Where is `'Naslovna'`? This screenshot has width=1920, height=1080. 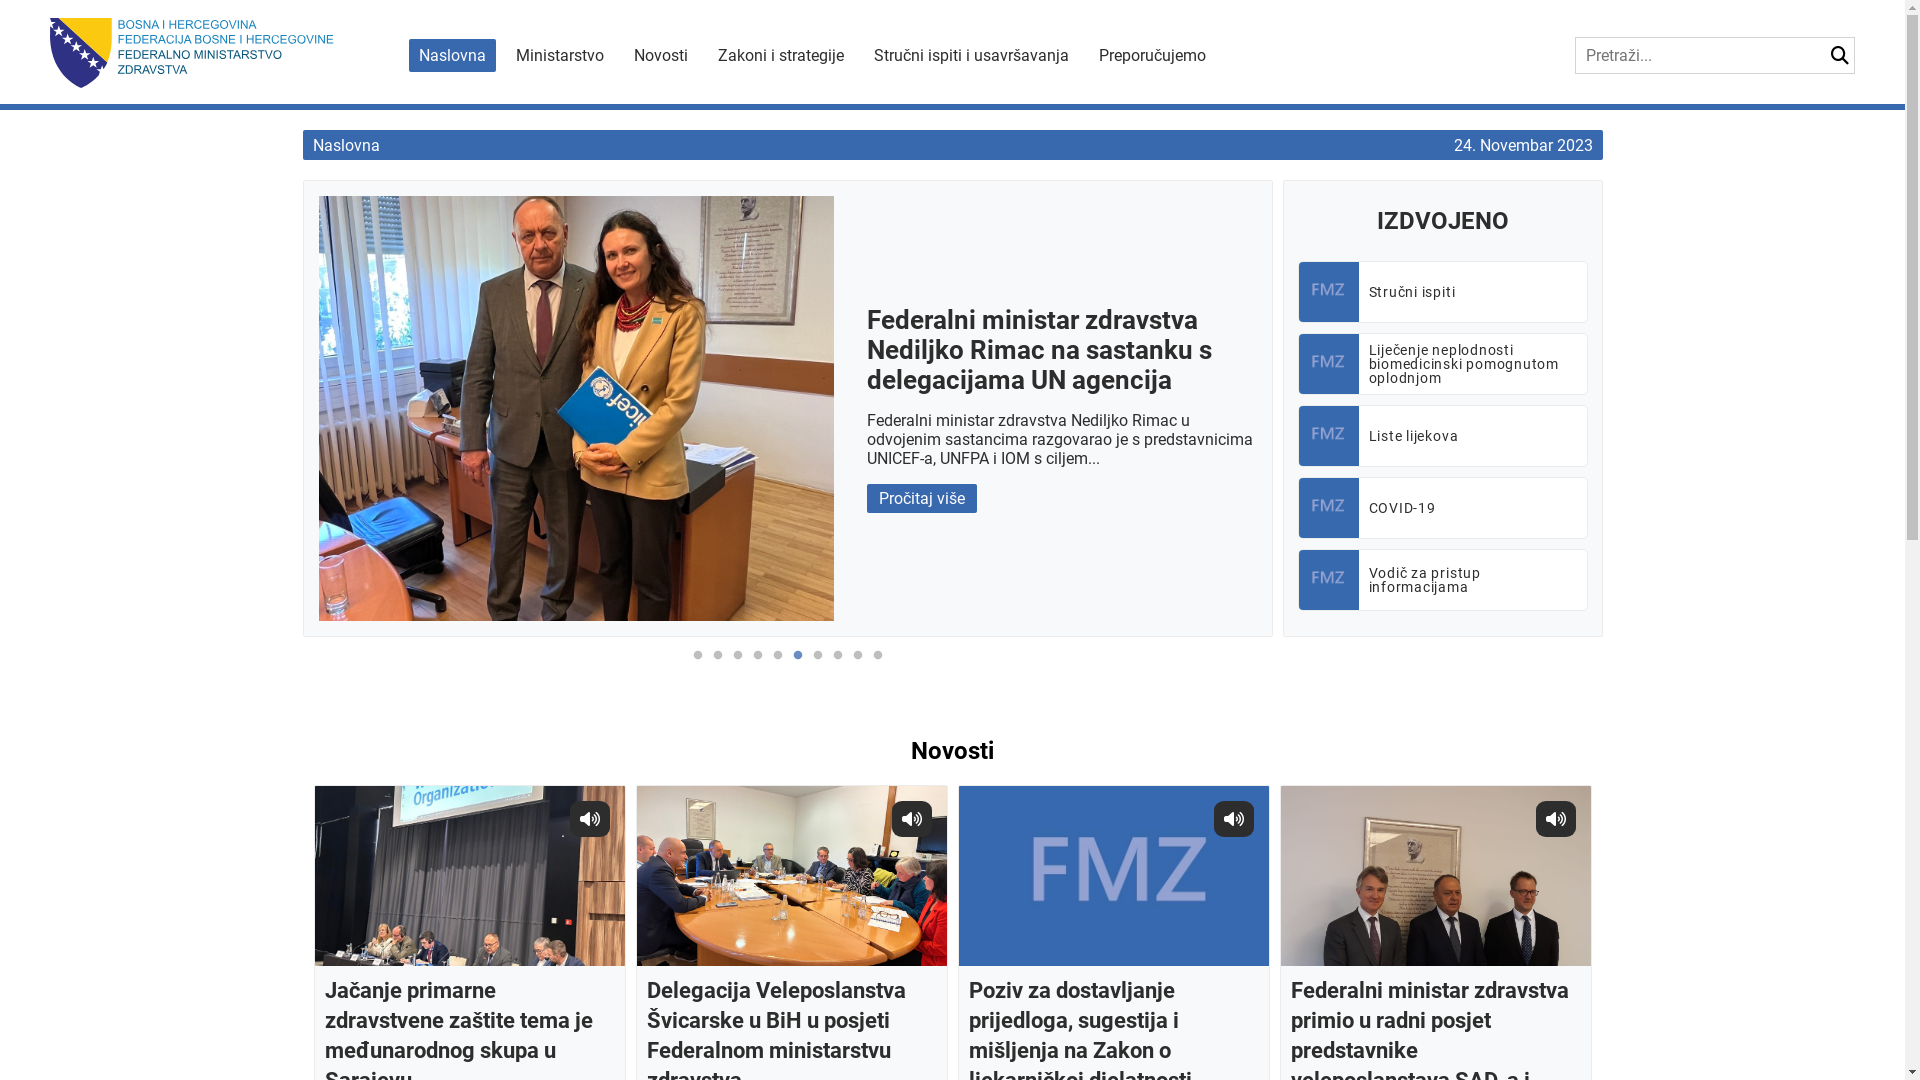
'Naslovna' is located at coordinates (345, 144).